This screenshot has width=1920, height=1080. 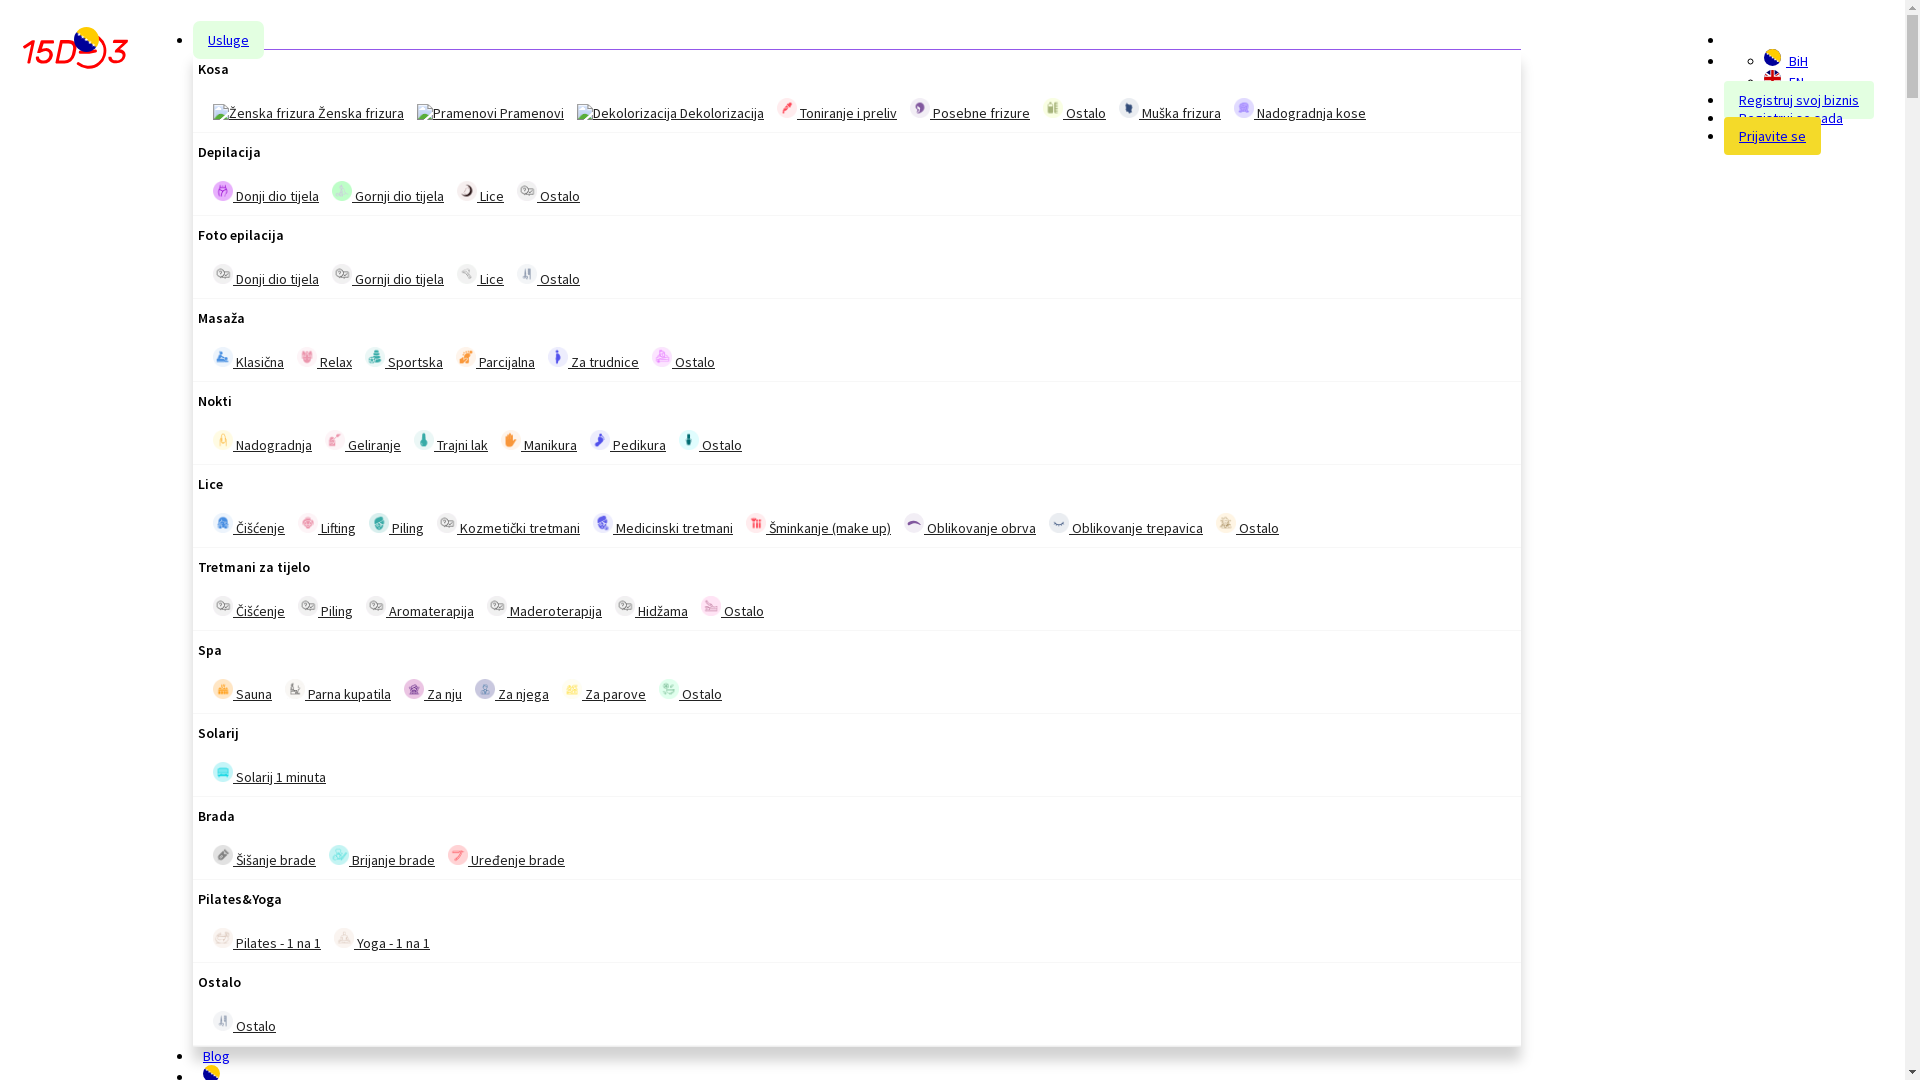 What do you see at coordinates (570, 688) in the screenshot?
I see `'Za parove'` at bounding box center [570, 688].